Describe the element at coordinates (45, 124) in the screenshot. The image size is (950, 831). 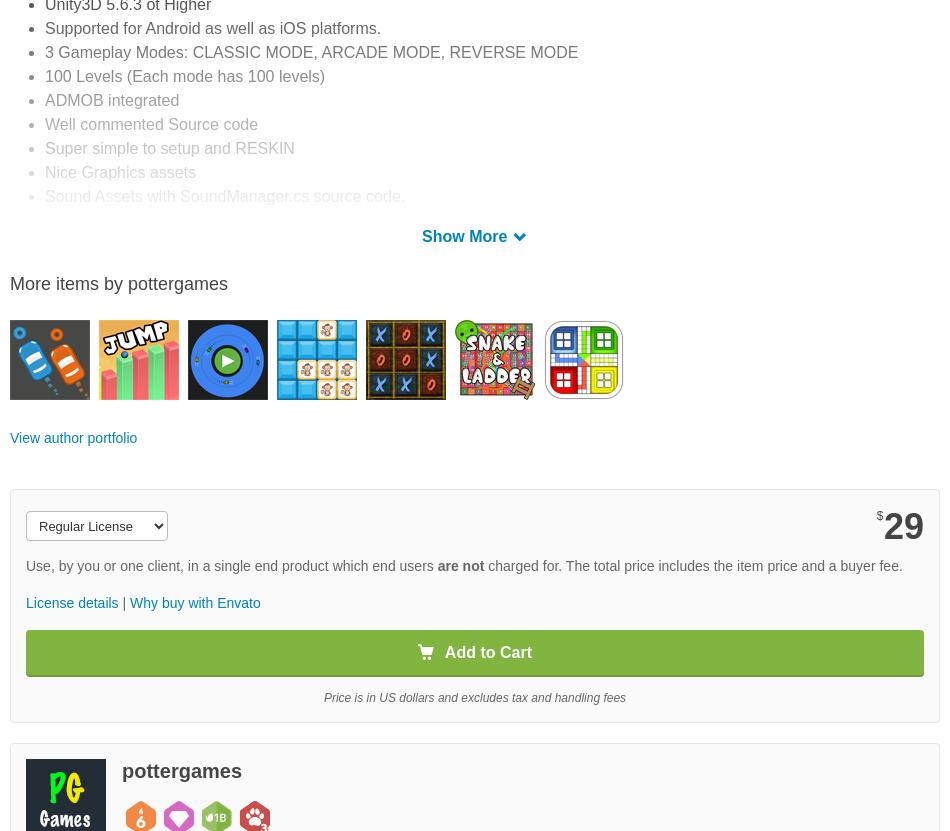
I see `'Well commented Source code'` at that location.